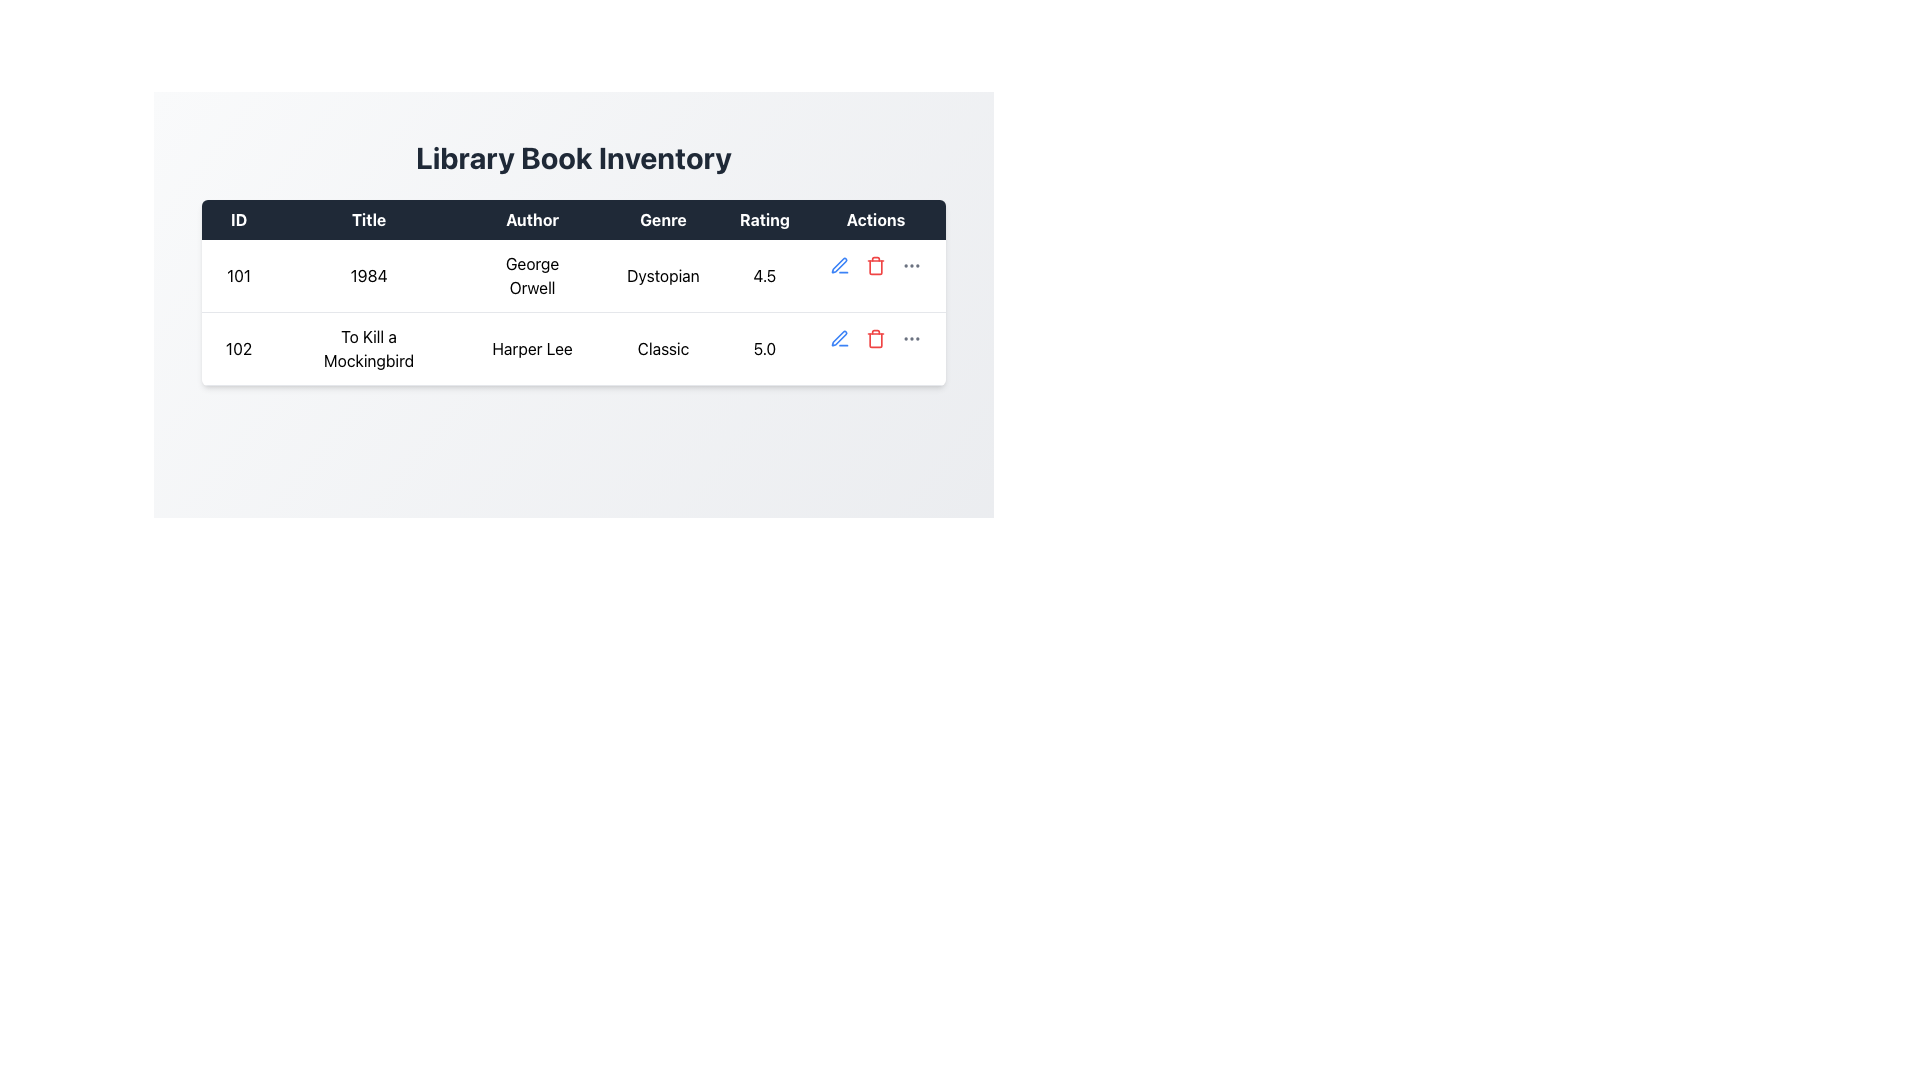 The width and height of the screenshot is (1920, 1080). I want to click on the Ellipsis menu button, represented by three horizontally aligned dots, located in the last column of the second row in the 'Actions' section of the table, so click(911, 337).